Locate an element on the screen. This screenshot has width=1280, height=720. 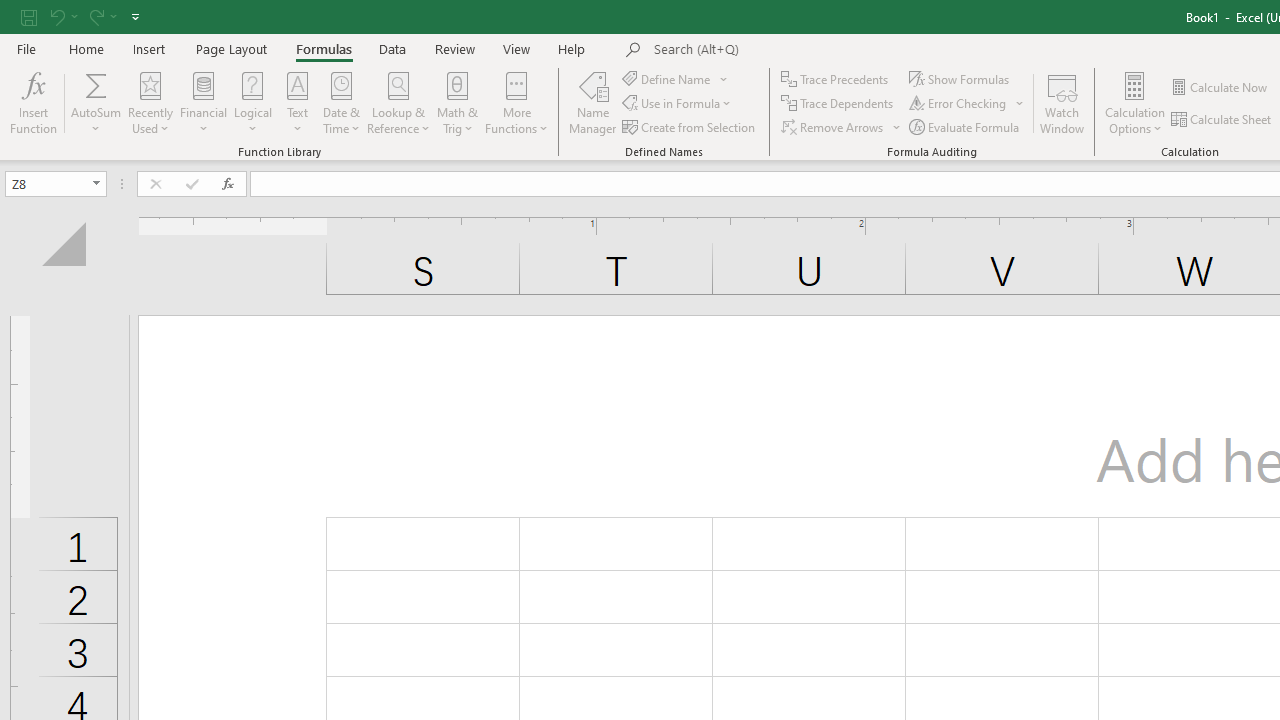
'Show Formulas' is located at coordinates (961, 78).